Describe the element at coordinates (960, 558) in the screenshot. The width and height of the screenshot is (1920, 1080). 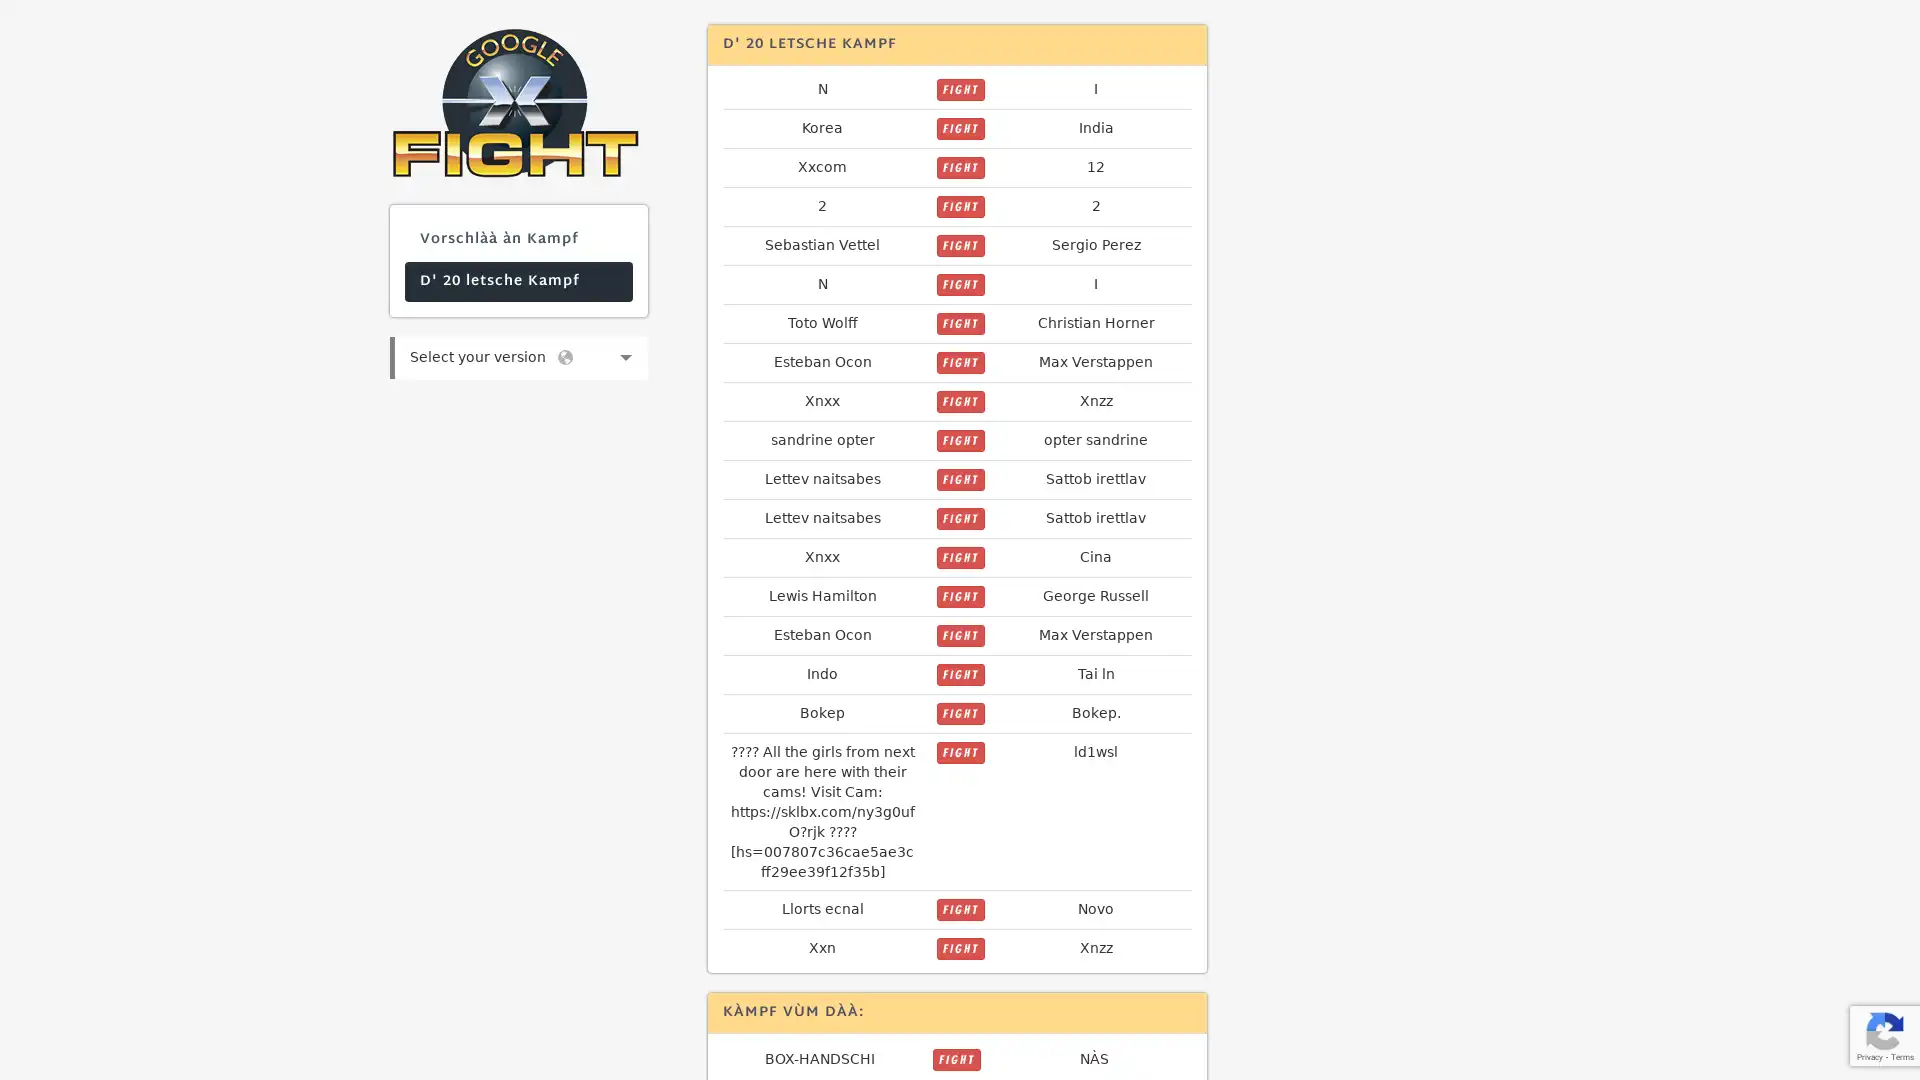
I see `FIGHT` at that location.